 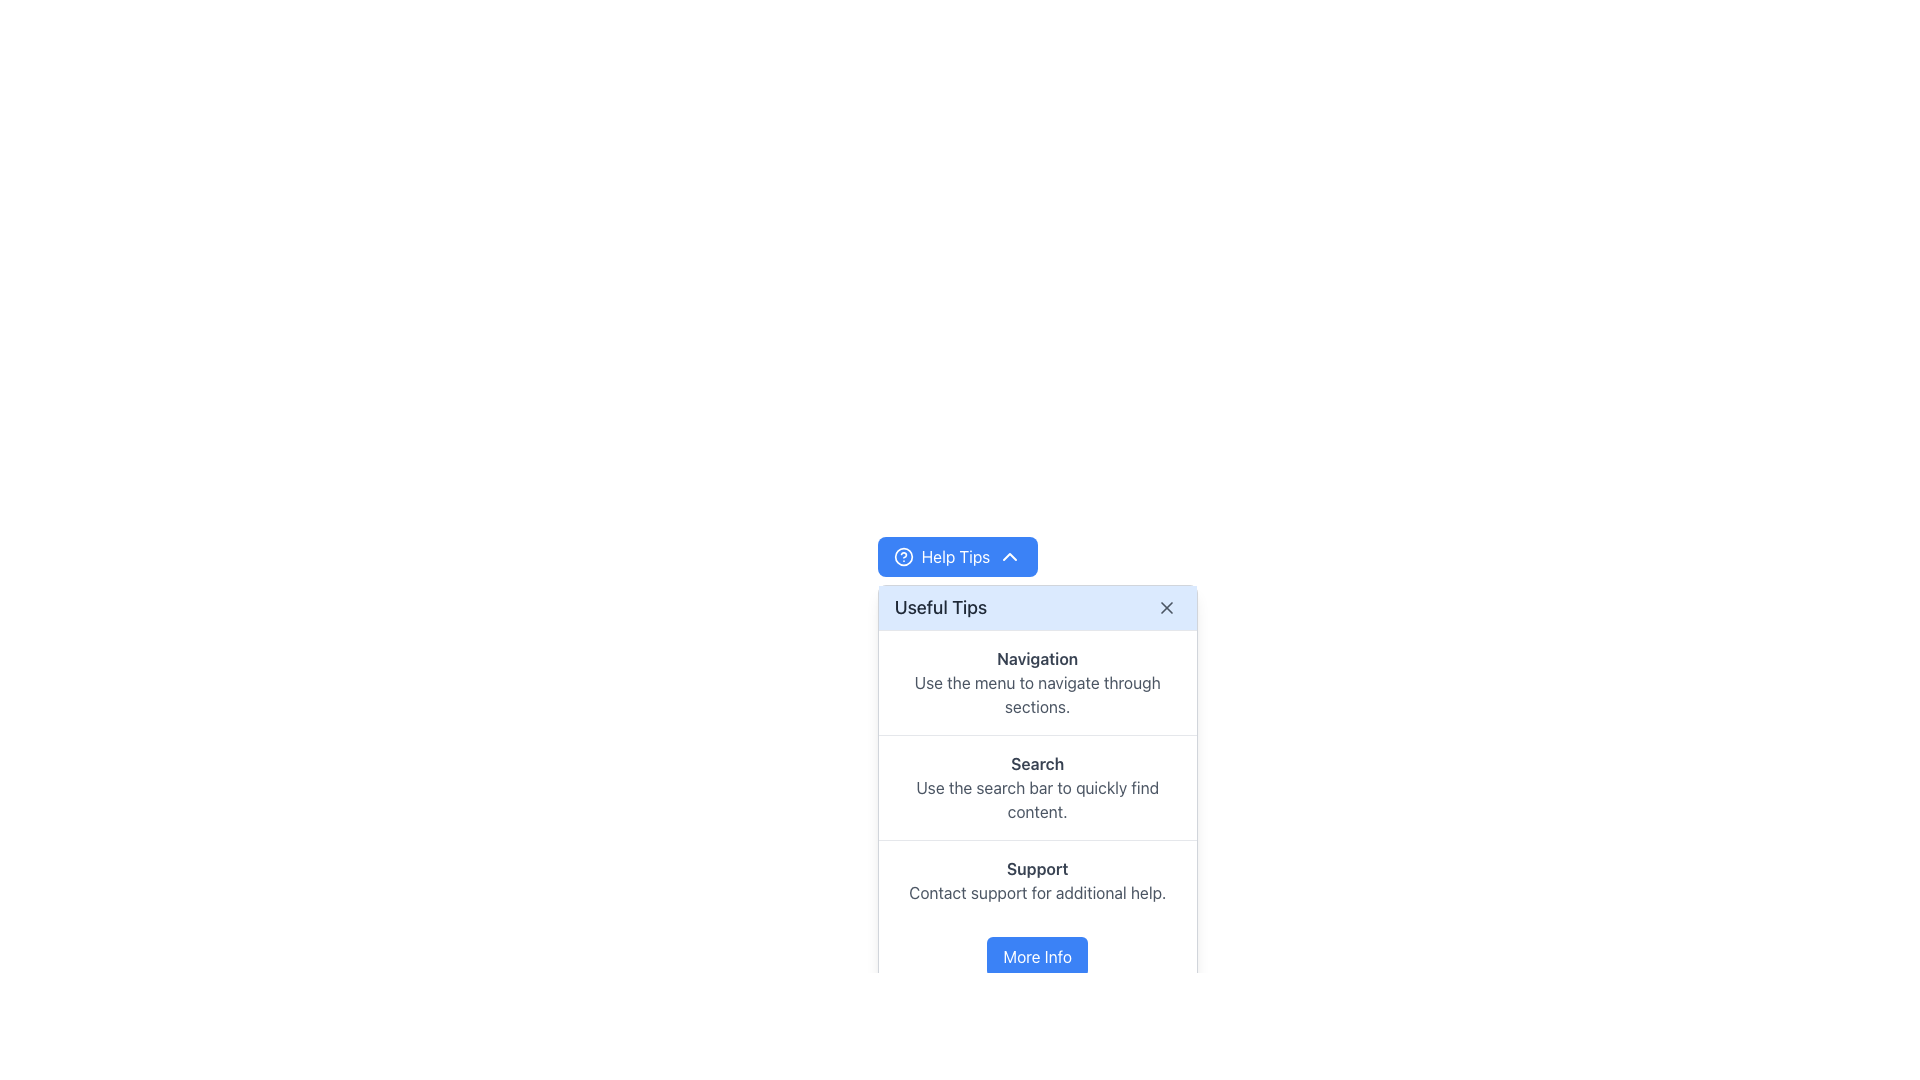 I want to click on the text block displaying 'Use the search bar to quickly find content.' which is located beneath the 'Search' title, so click(x=1037, y=798).